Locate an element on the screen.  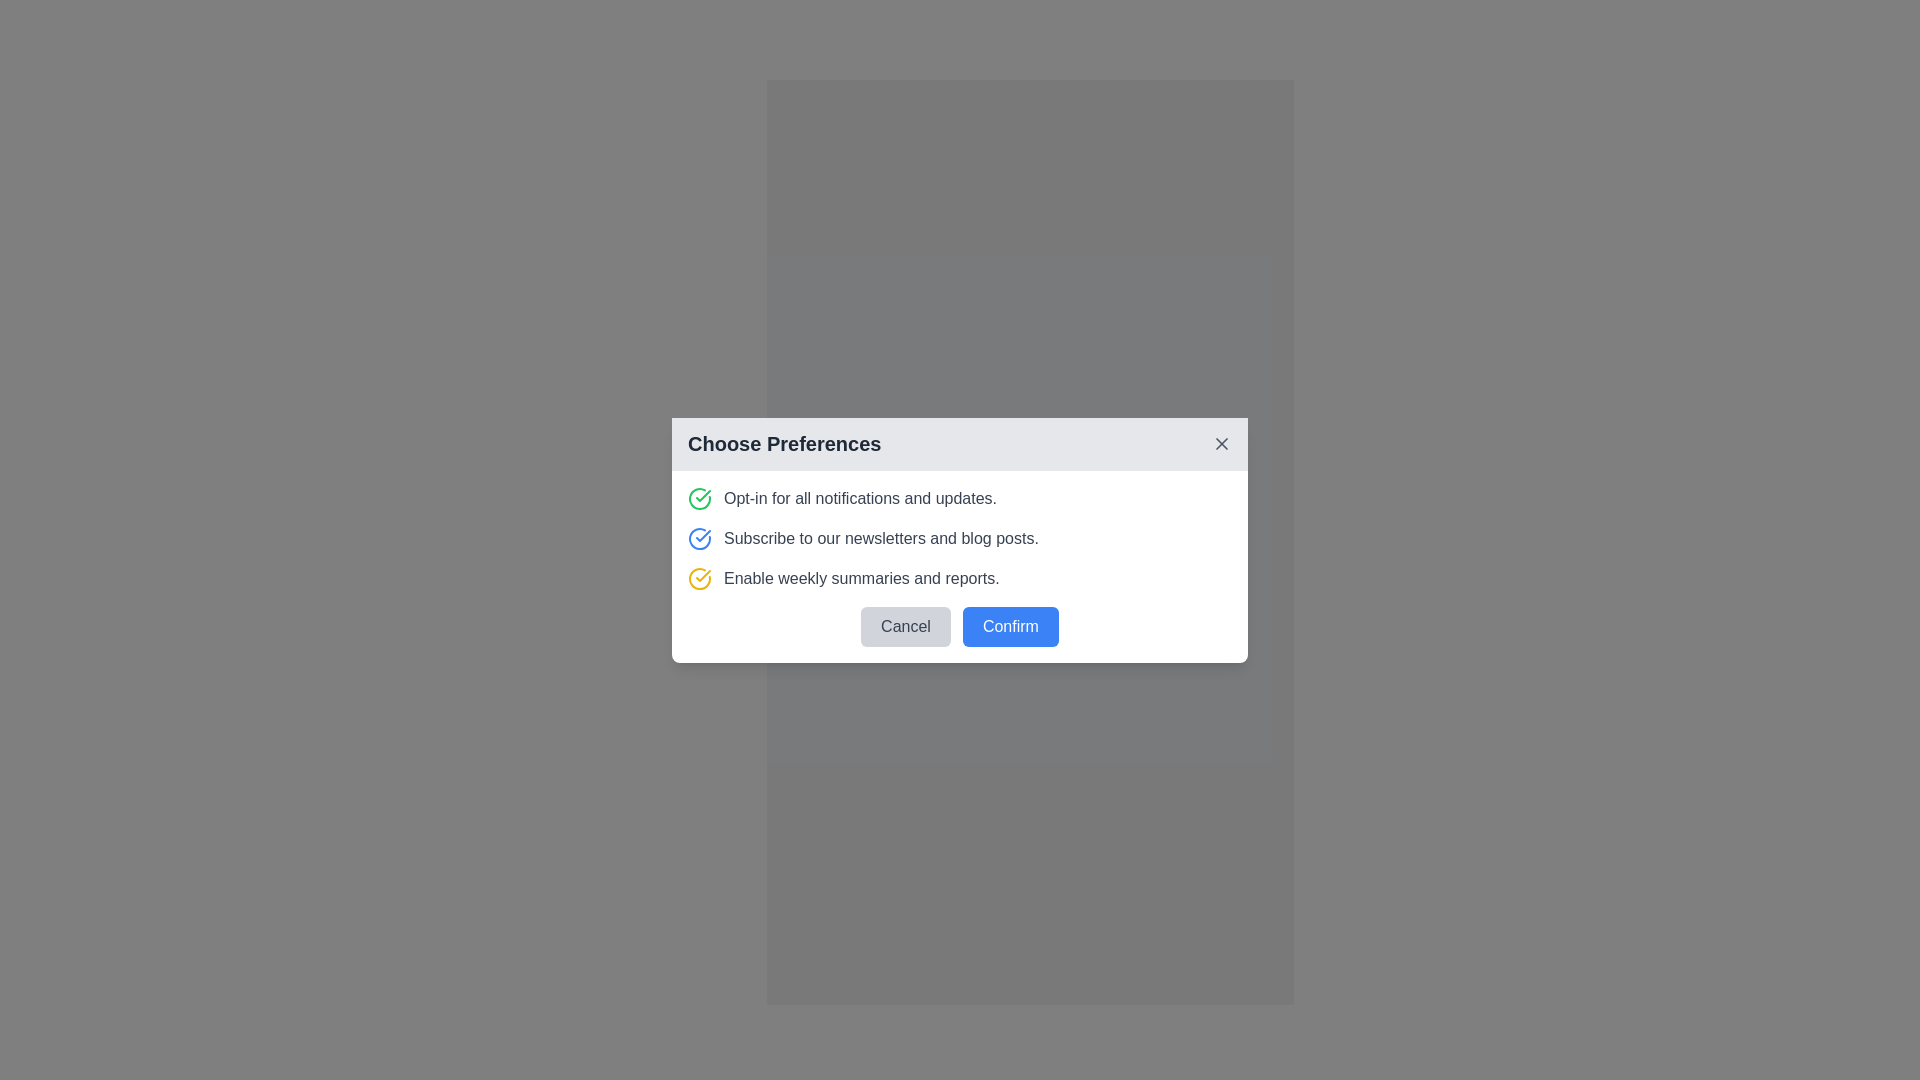
the checkmark within the 'Choose Preferences' modal dialog box, indicating selection for the option 'Opt-in for all notifications is located at coordinates (703, 534).